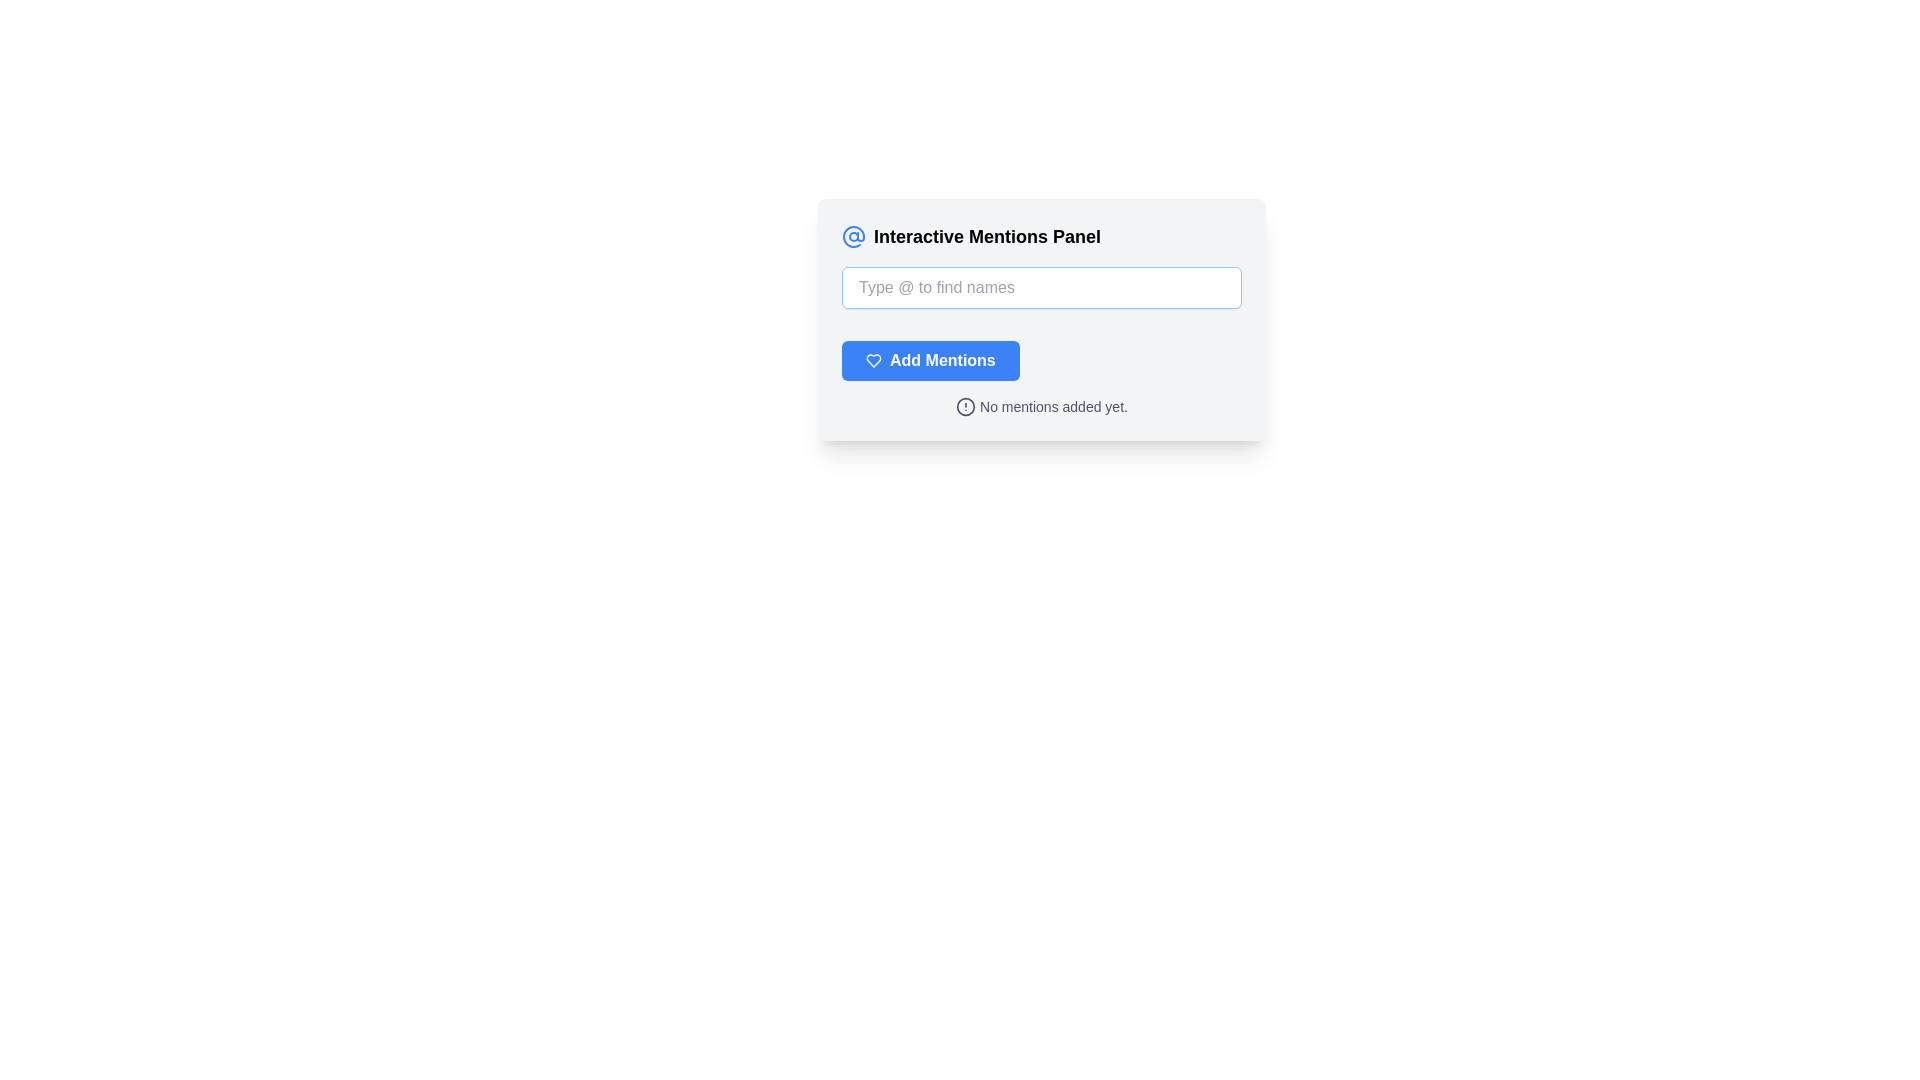 Image resolution: width=1920 pixels, height=1080 pixels. Describe the element at coordinates (966, 406) in the screenshot. I see `the warning sign icon located to the left of the 'No mentions added yet.' text in the footer of the mentions panel` at that location.